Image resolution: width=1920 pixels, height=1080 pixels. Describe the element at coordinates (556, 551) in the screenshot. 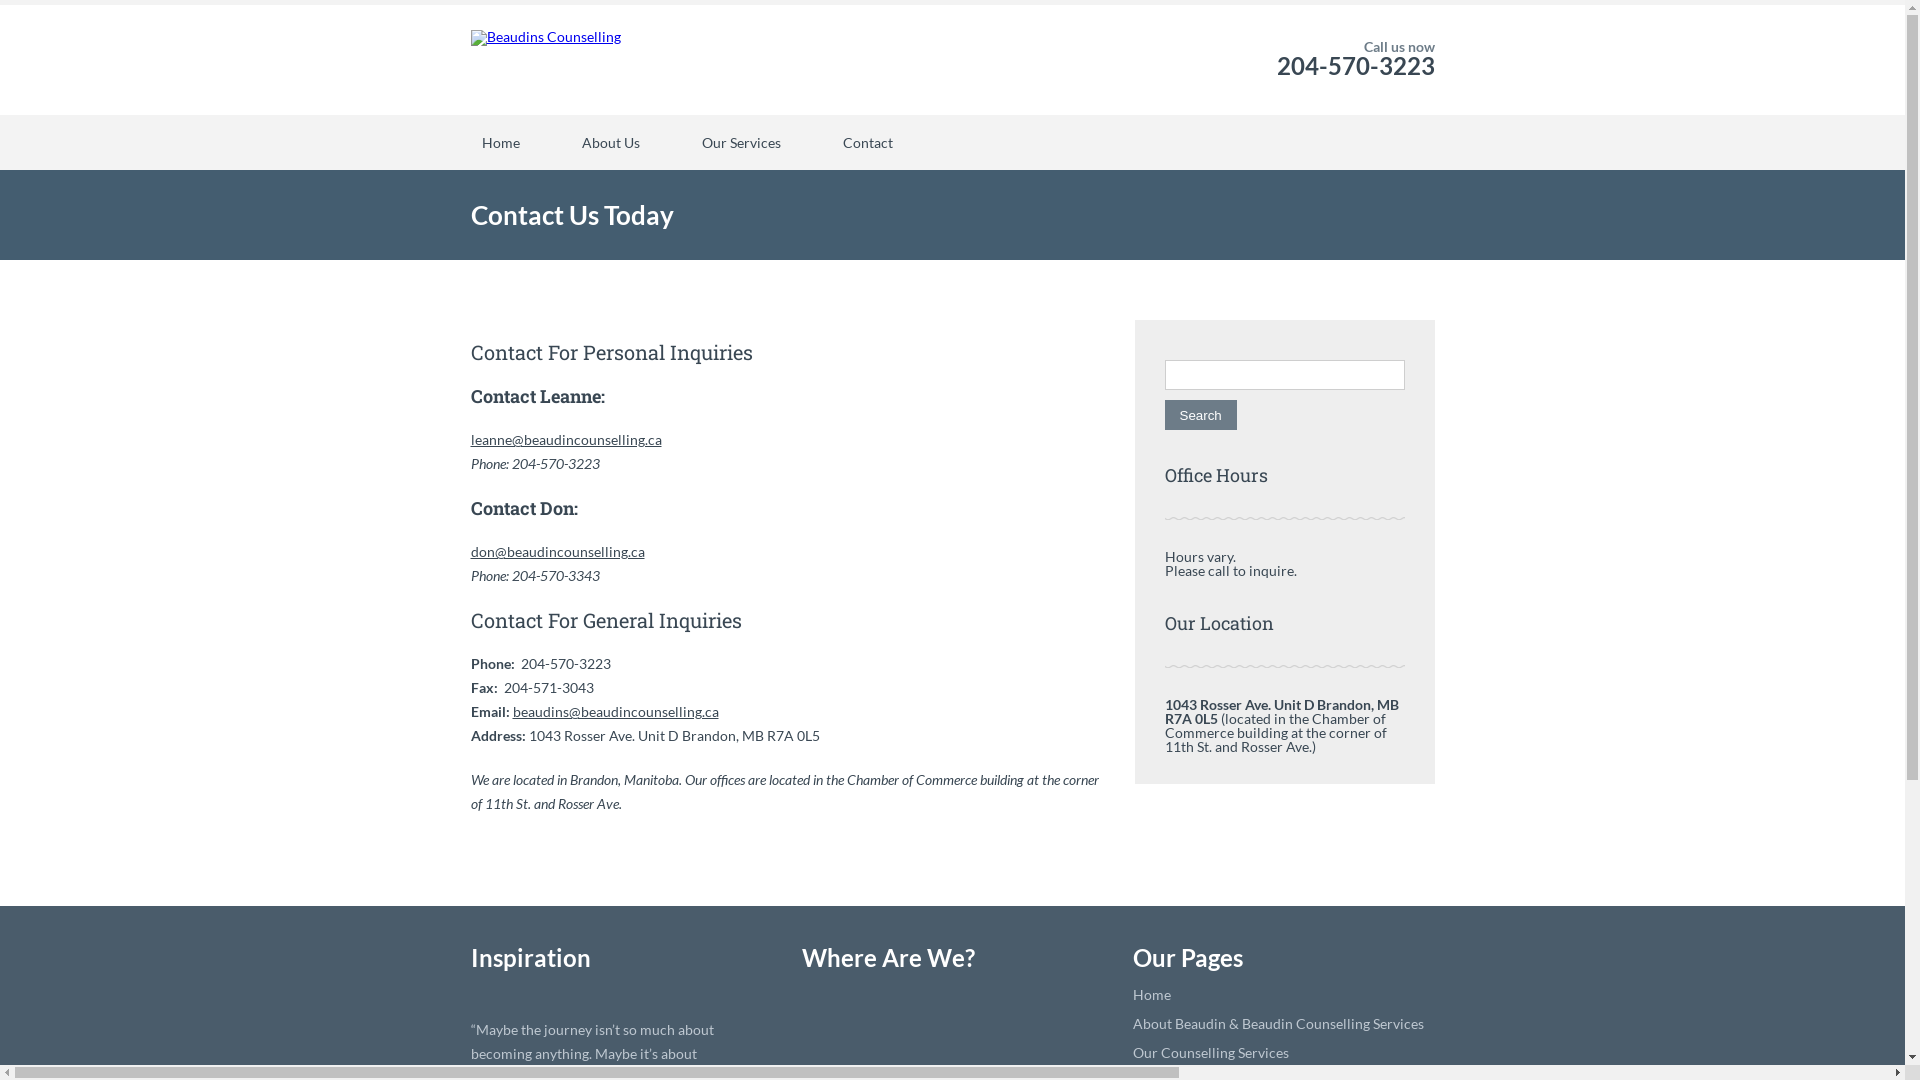

I see `'don@beaudincounselling.ca'` at that location.